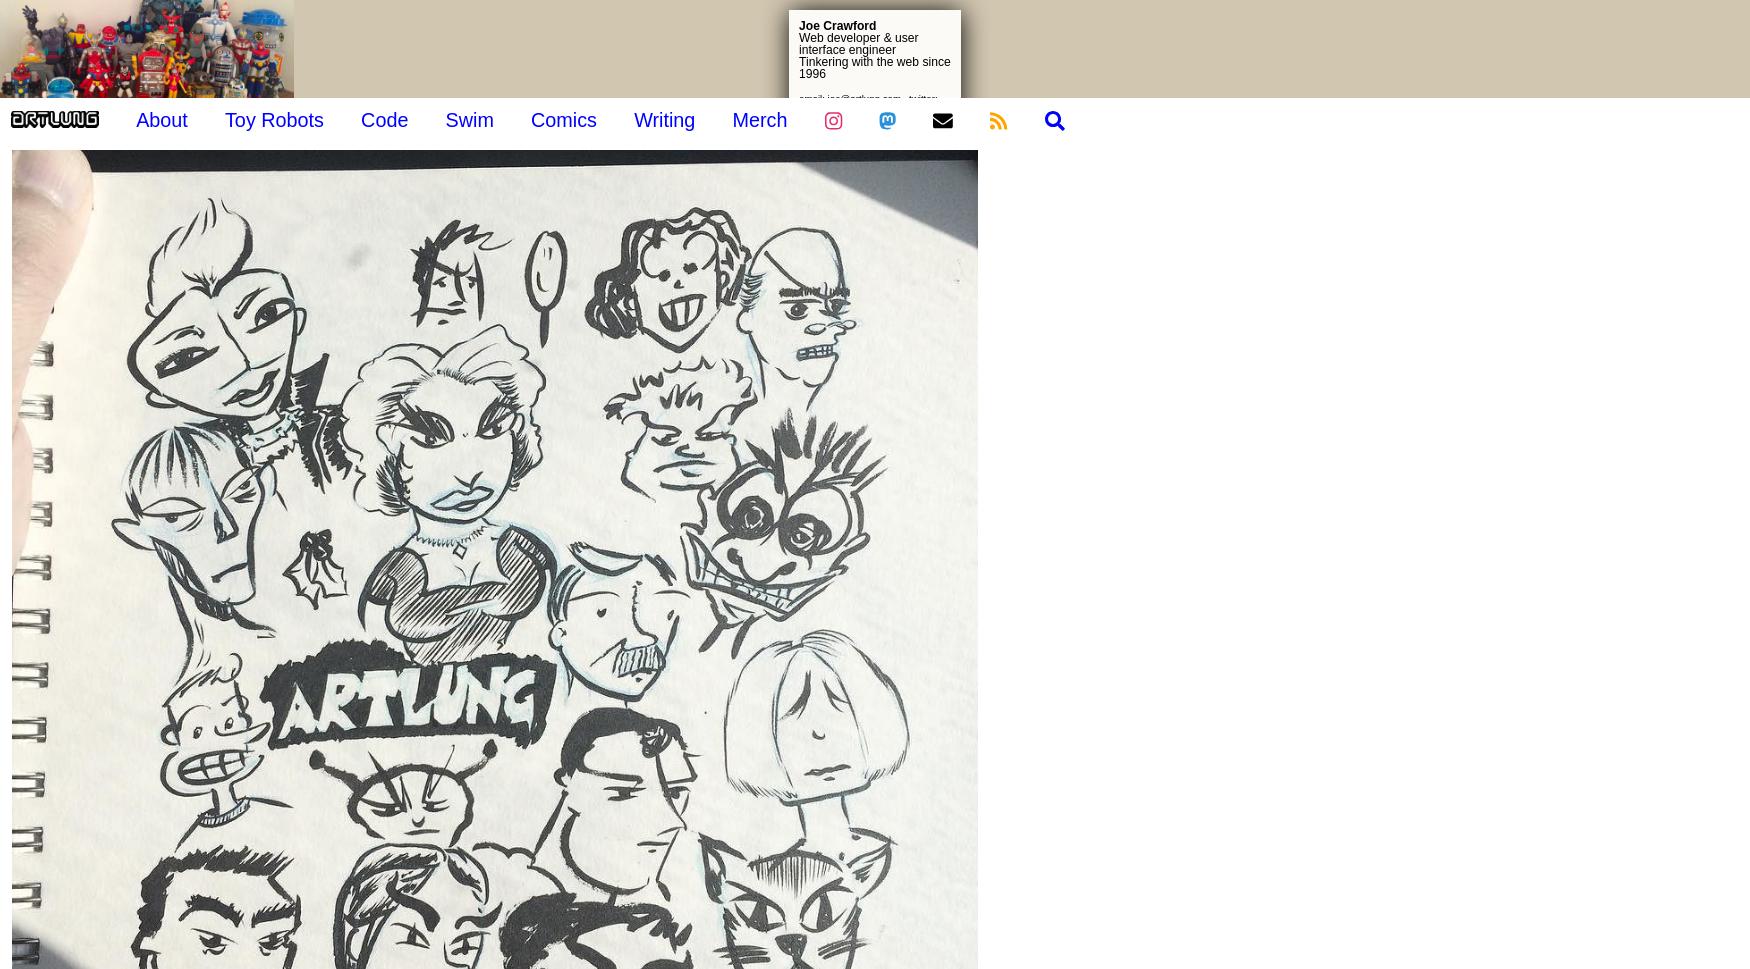 The image size is (1750, 969). What do you see at coordinates (562, 118) in the screenshot?
I see `'Comics'` at bounding box center [562, 118].